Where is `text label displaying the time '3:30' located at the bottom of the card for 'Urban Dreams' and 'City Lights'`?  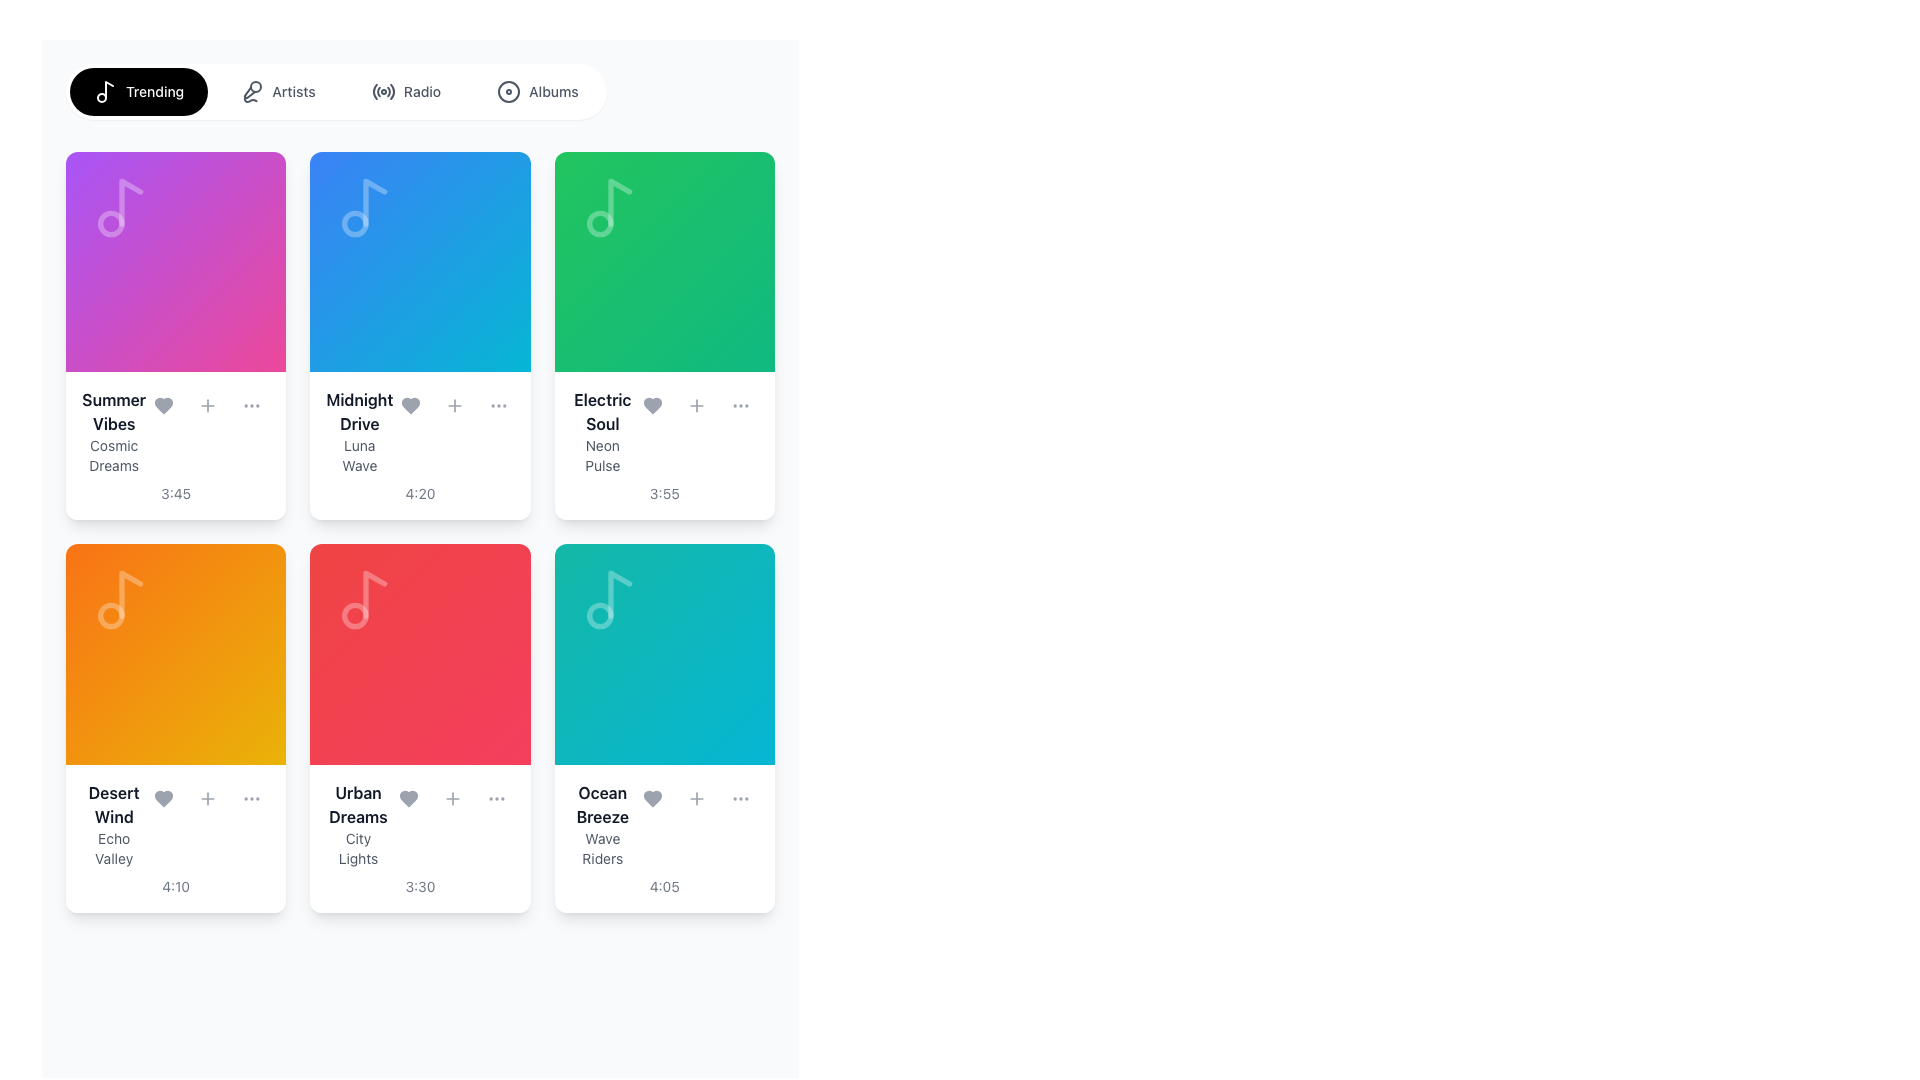 text label displaying the time '3:30' located at the bottom of the card for 'Urban Dreams' and 'City Lights' is located at coordinates (419, 885).